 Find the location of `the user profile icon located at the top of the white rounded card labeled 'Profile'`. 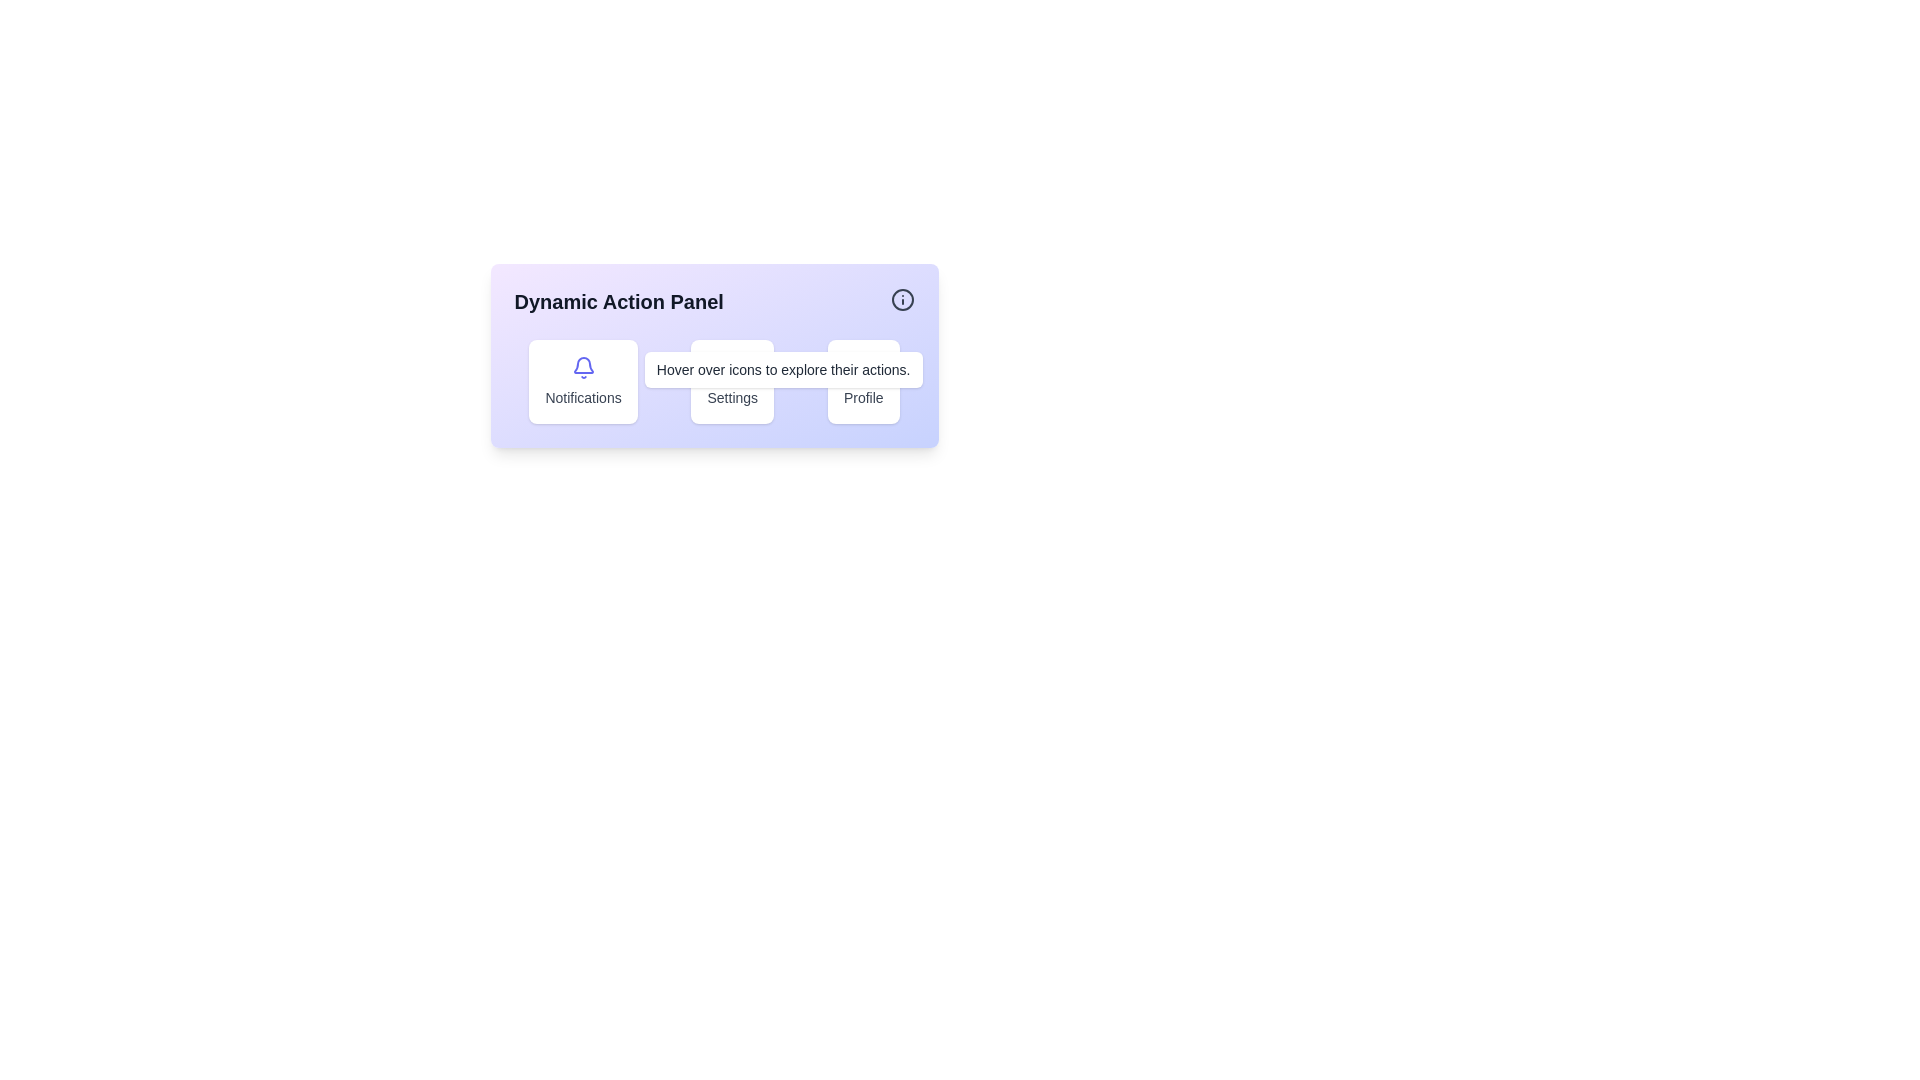

the user profile icon located at the top of the white rounded card labeled 'Profile' is located at coordinates (863, 367).